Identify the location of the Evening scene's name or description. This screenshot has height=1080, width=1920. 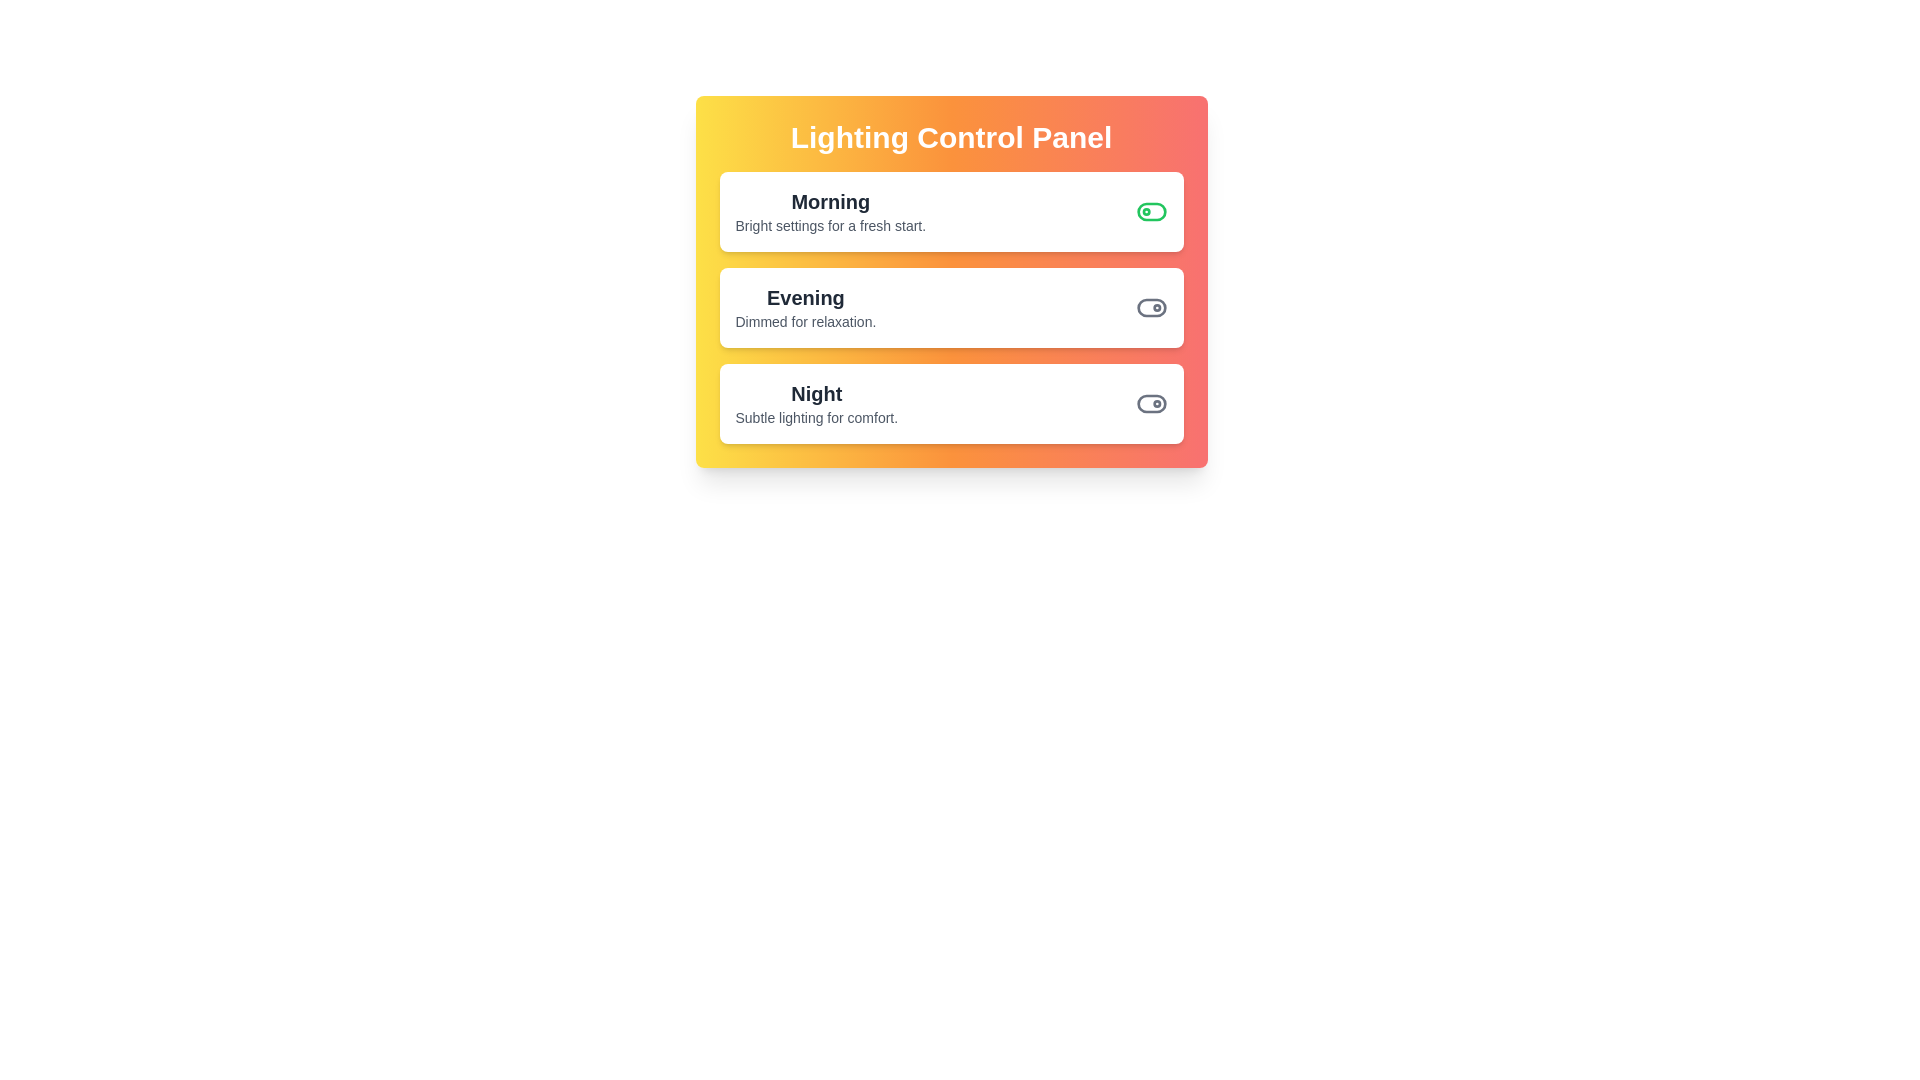
(805, 297).